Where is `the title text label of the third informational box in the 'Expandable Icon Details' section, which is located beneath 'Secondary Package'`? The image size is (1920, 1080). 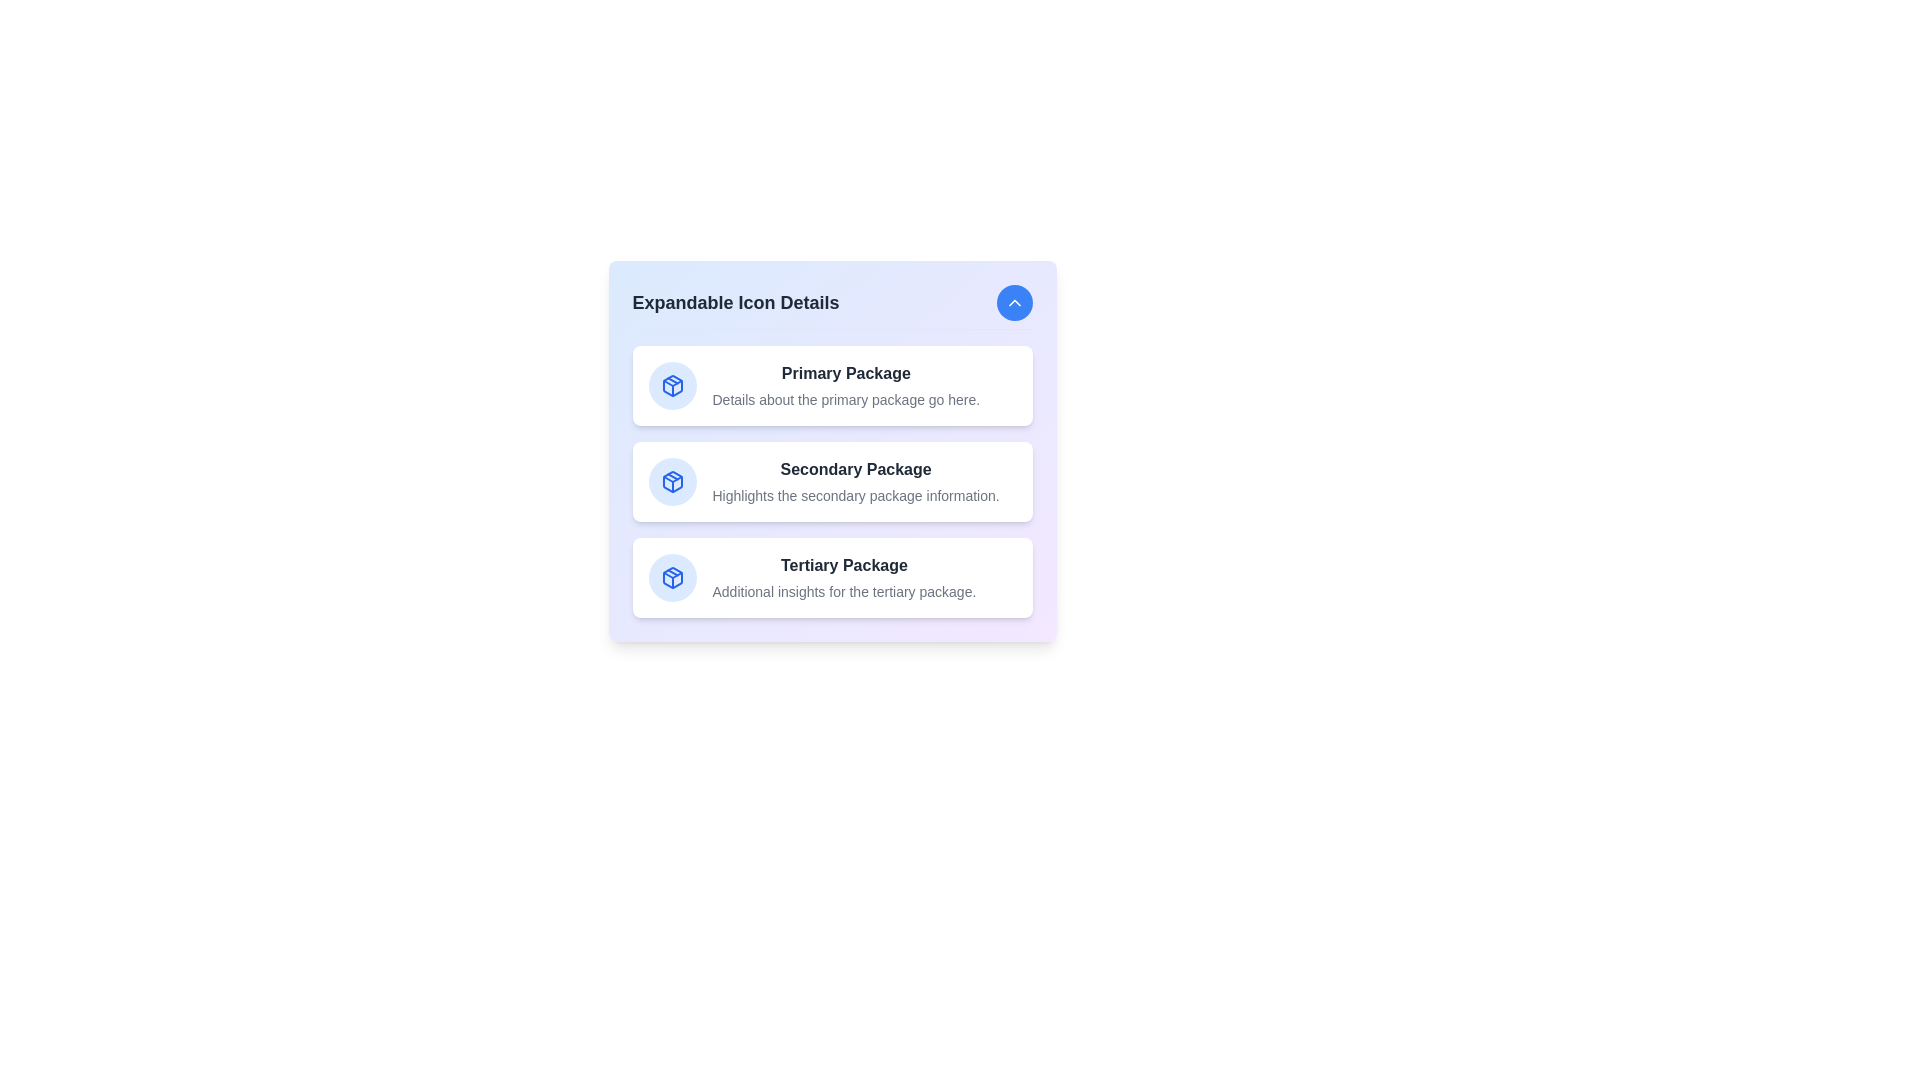 the title text label of the third informational box in the 'Expandable Icon Details' section, which is located beneath 'Secondary Package' is located at coordinates (844, 566).